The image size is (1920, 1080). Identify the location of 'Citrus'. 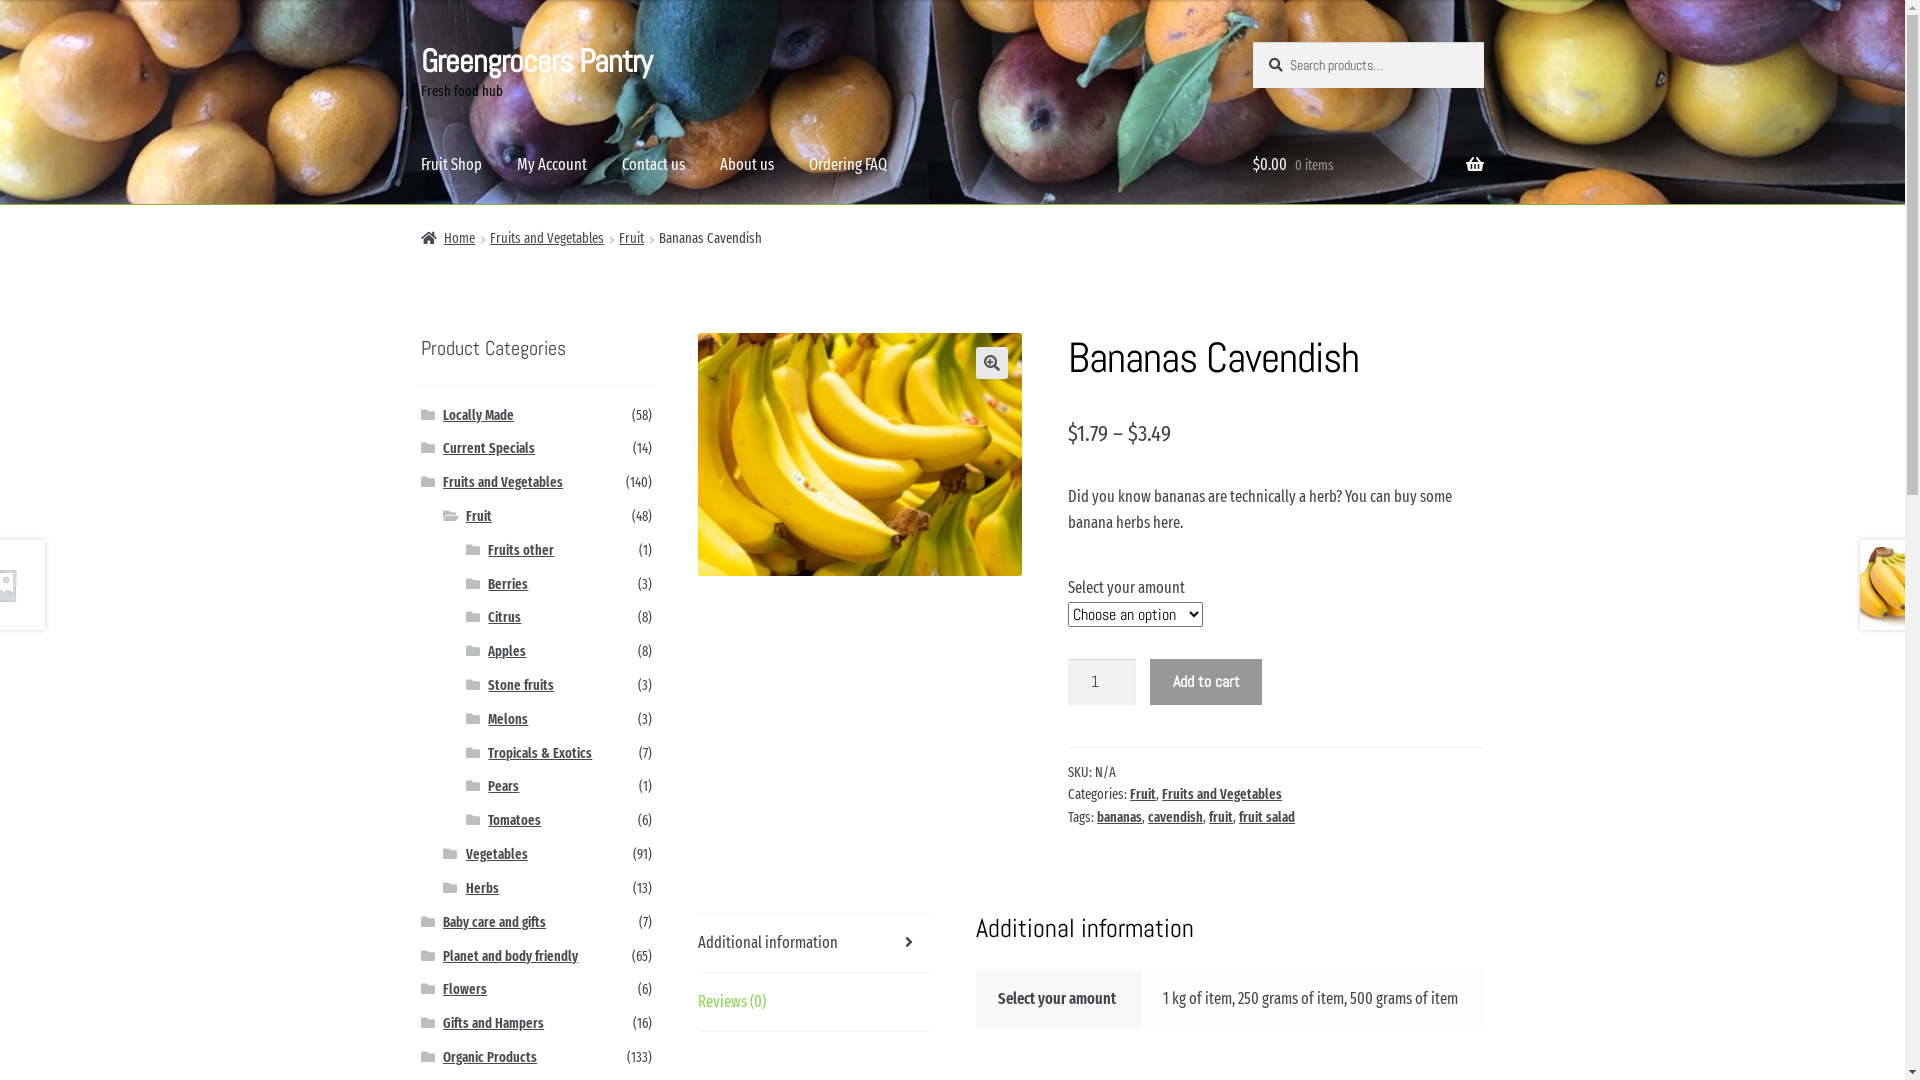
(504, 616).